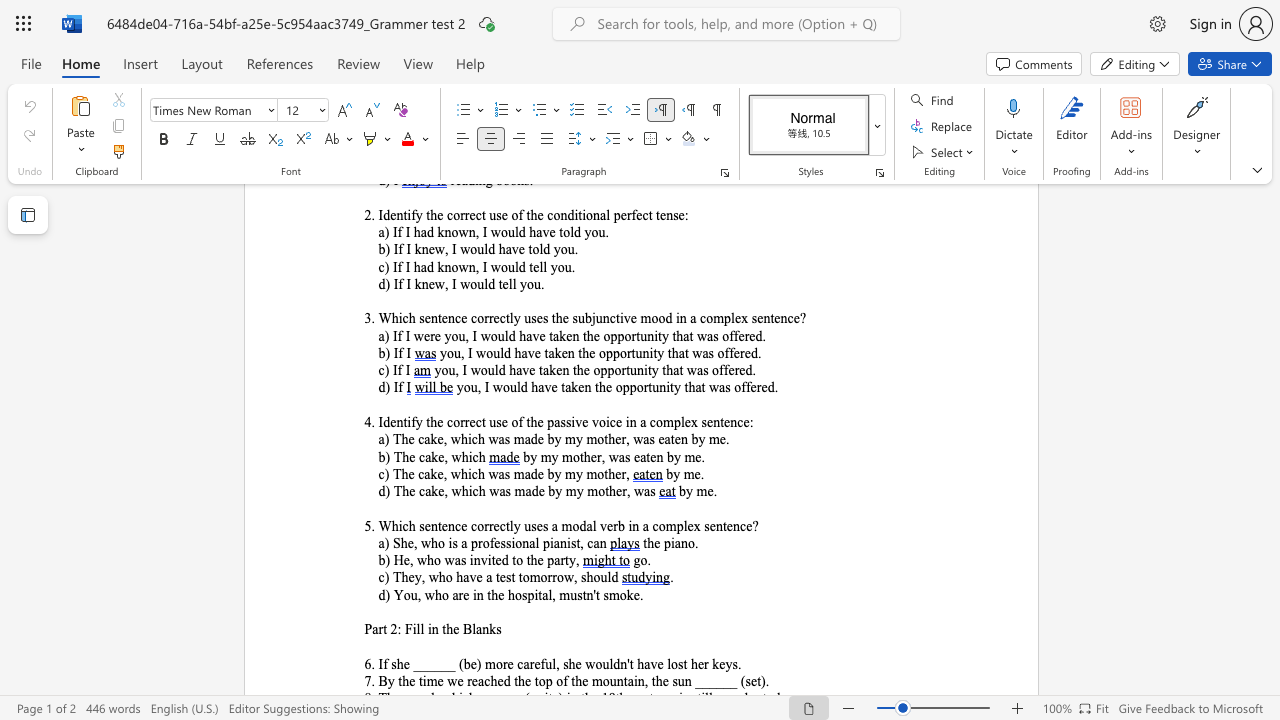 The image size is (1280, 720). Describe the element at coordinates (444, 577) in the screenshot. I see `the subset text "o ha" within the text "c) They, who have a test tomorrow, should"` at that location.